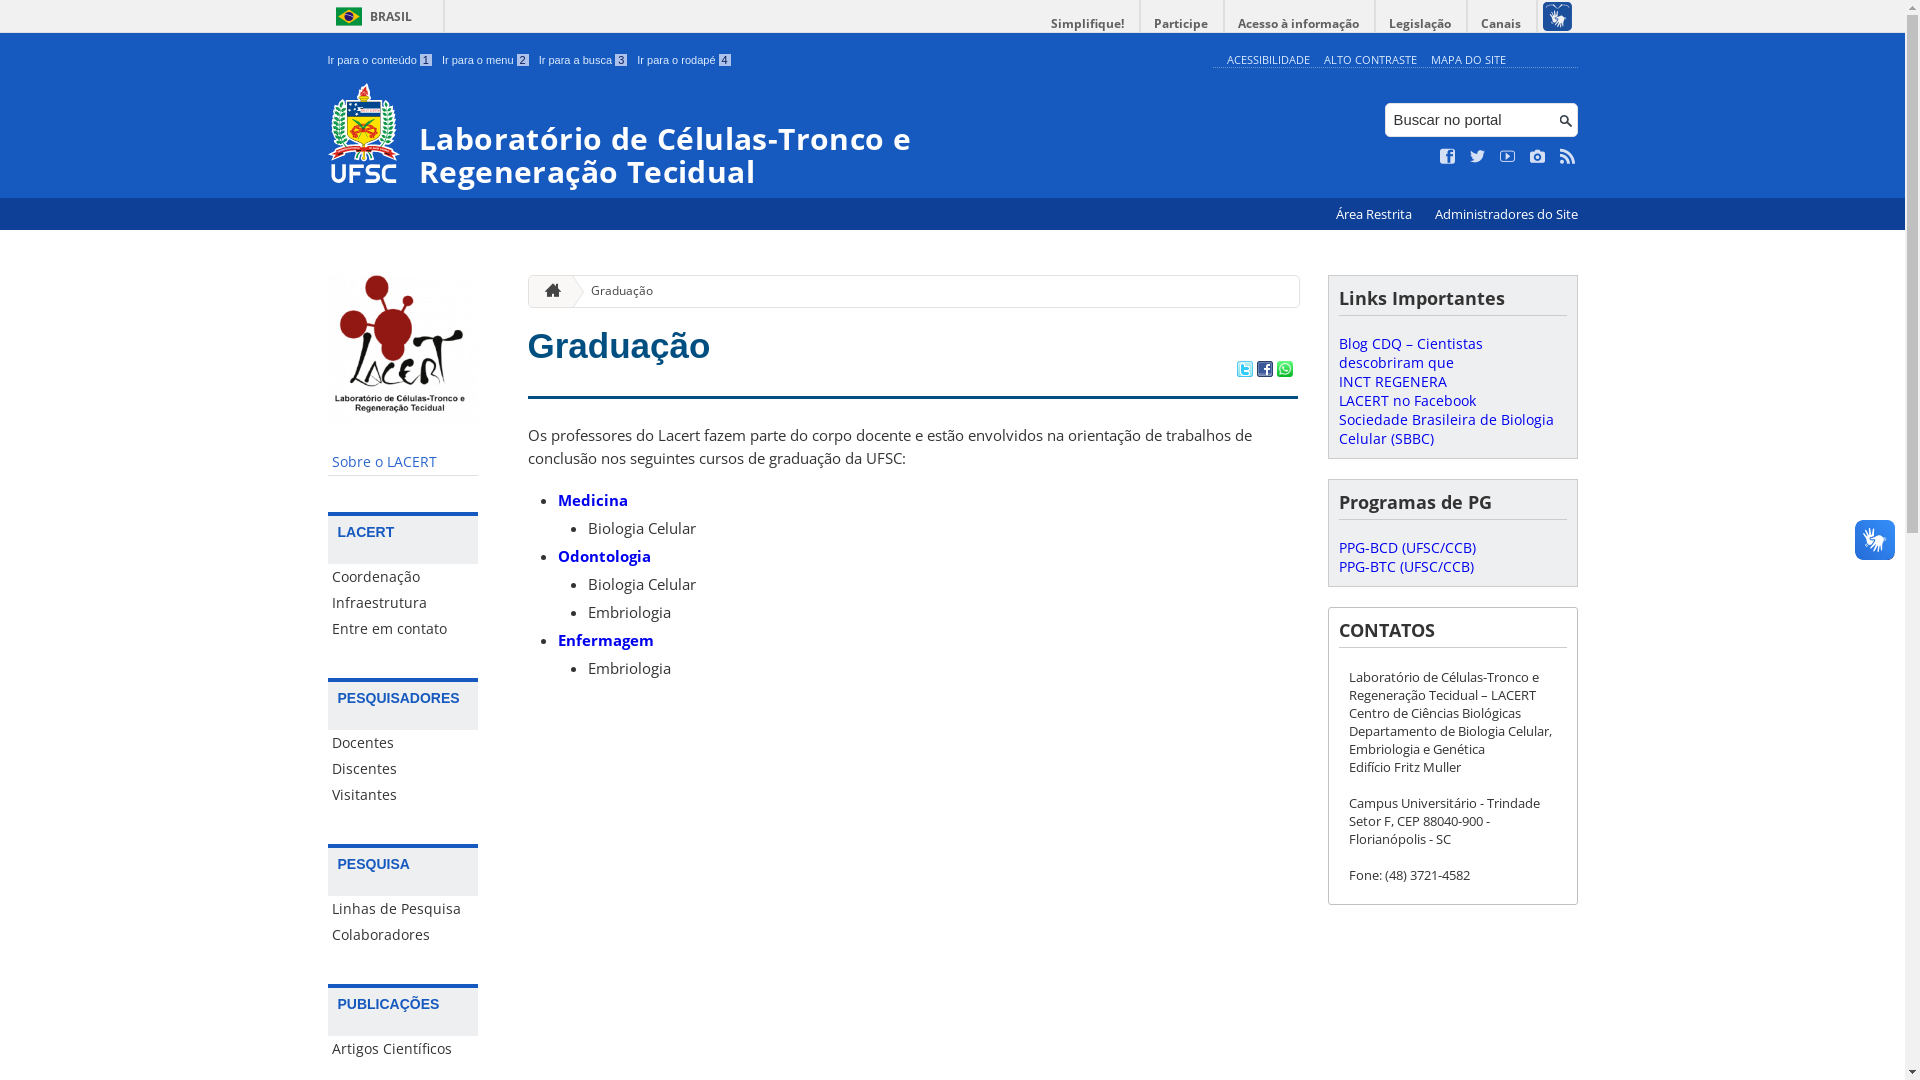  Describe the element at coordinates (1478, 156) in the screenshot. I see `'Siga no Twitter'` at that location.